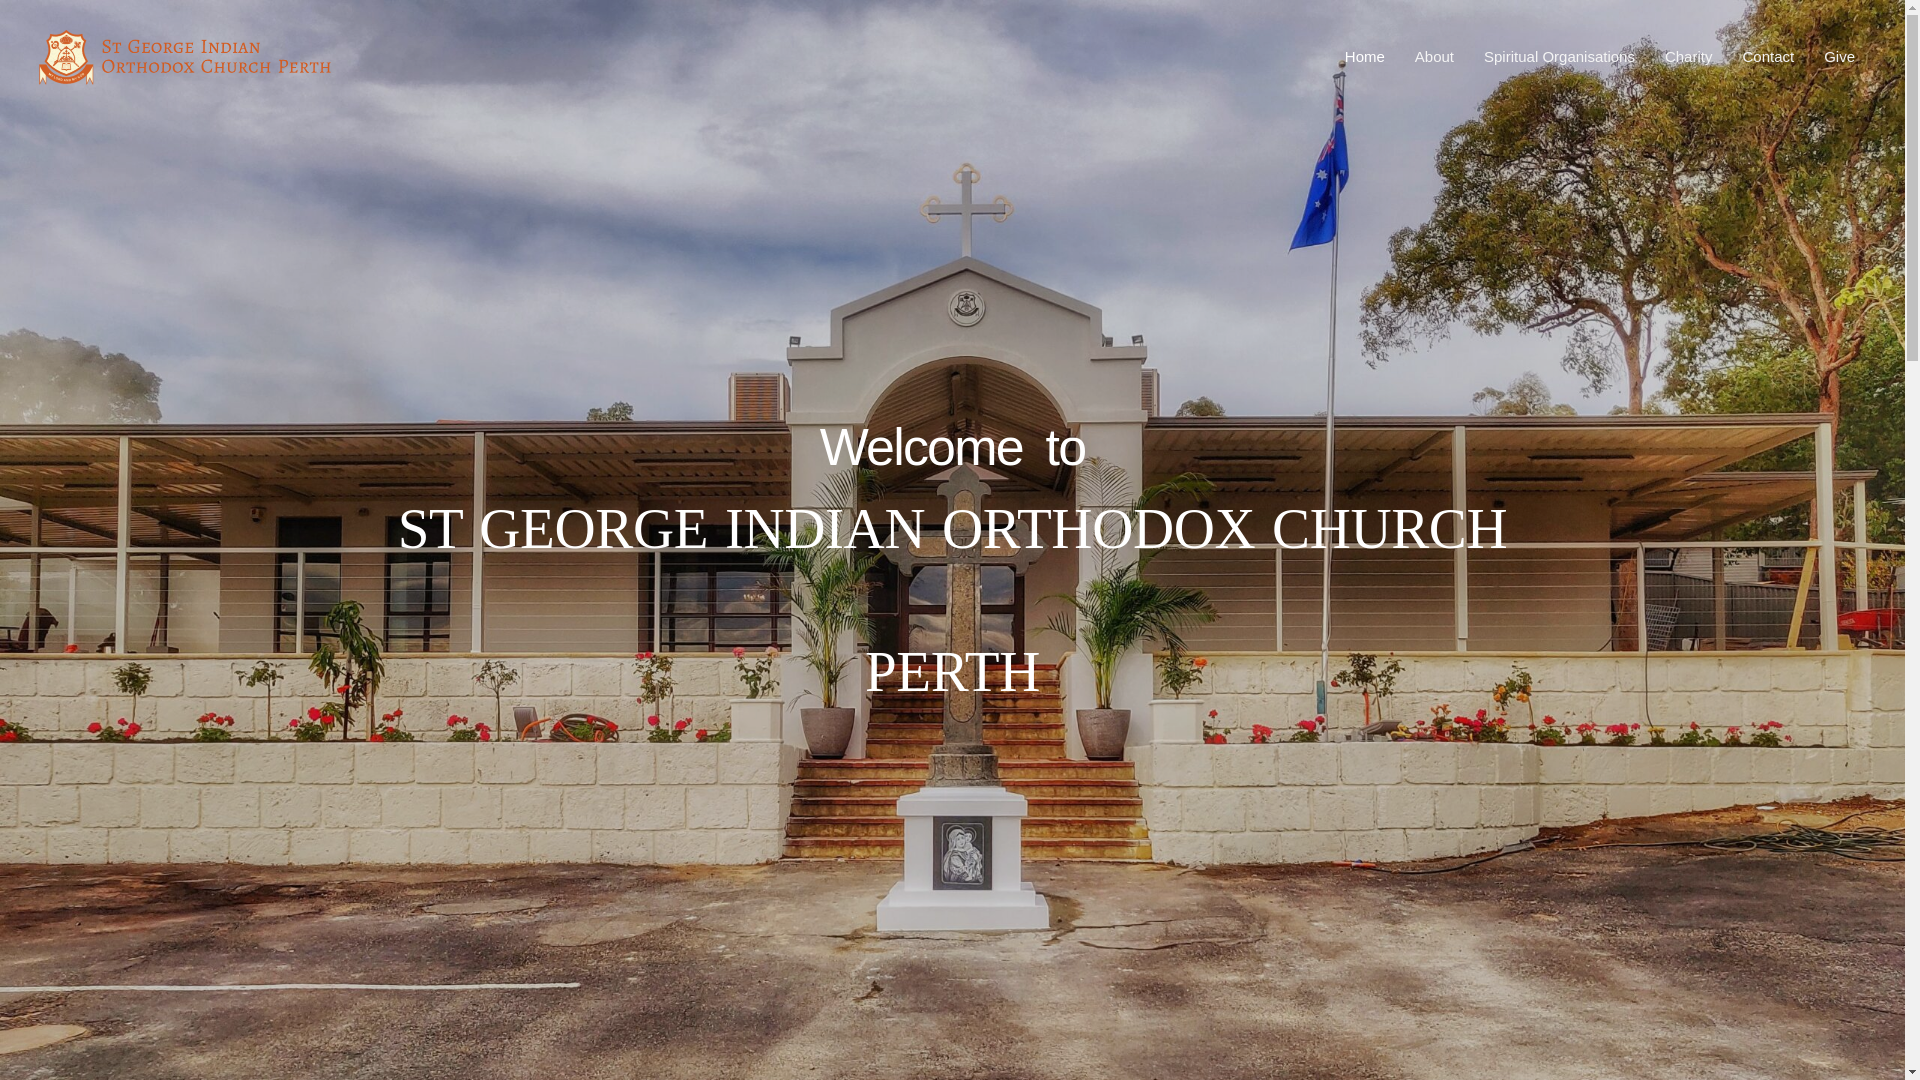 The image size is (1920, 1080). I want to click on 'Contact', so click(1767, 56).